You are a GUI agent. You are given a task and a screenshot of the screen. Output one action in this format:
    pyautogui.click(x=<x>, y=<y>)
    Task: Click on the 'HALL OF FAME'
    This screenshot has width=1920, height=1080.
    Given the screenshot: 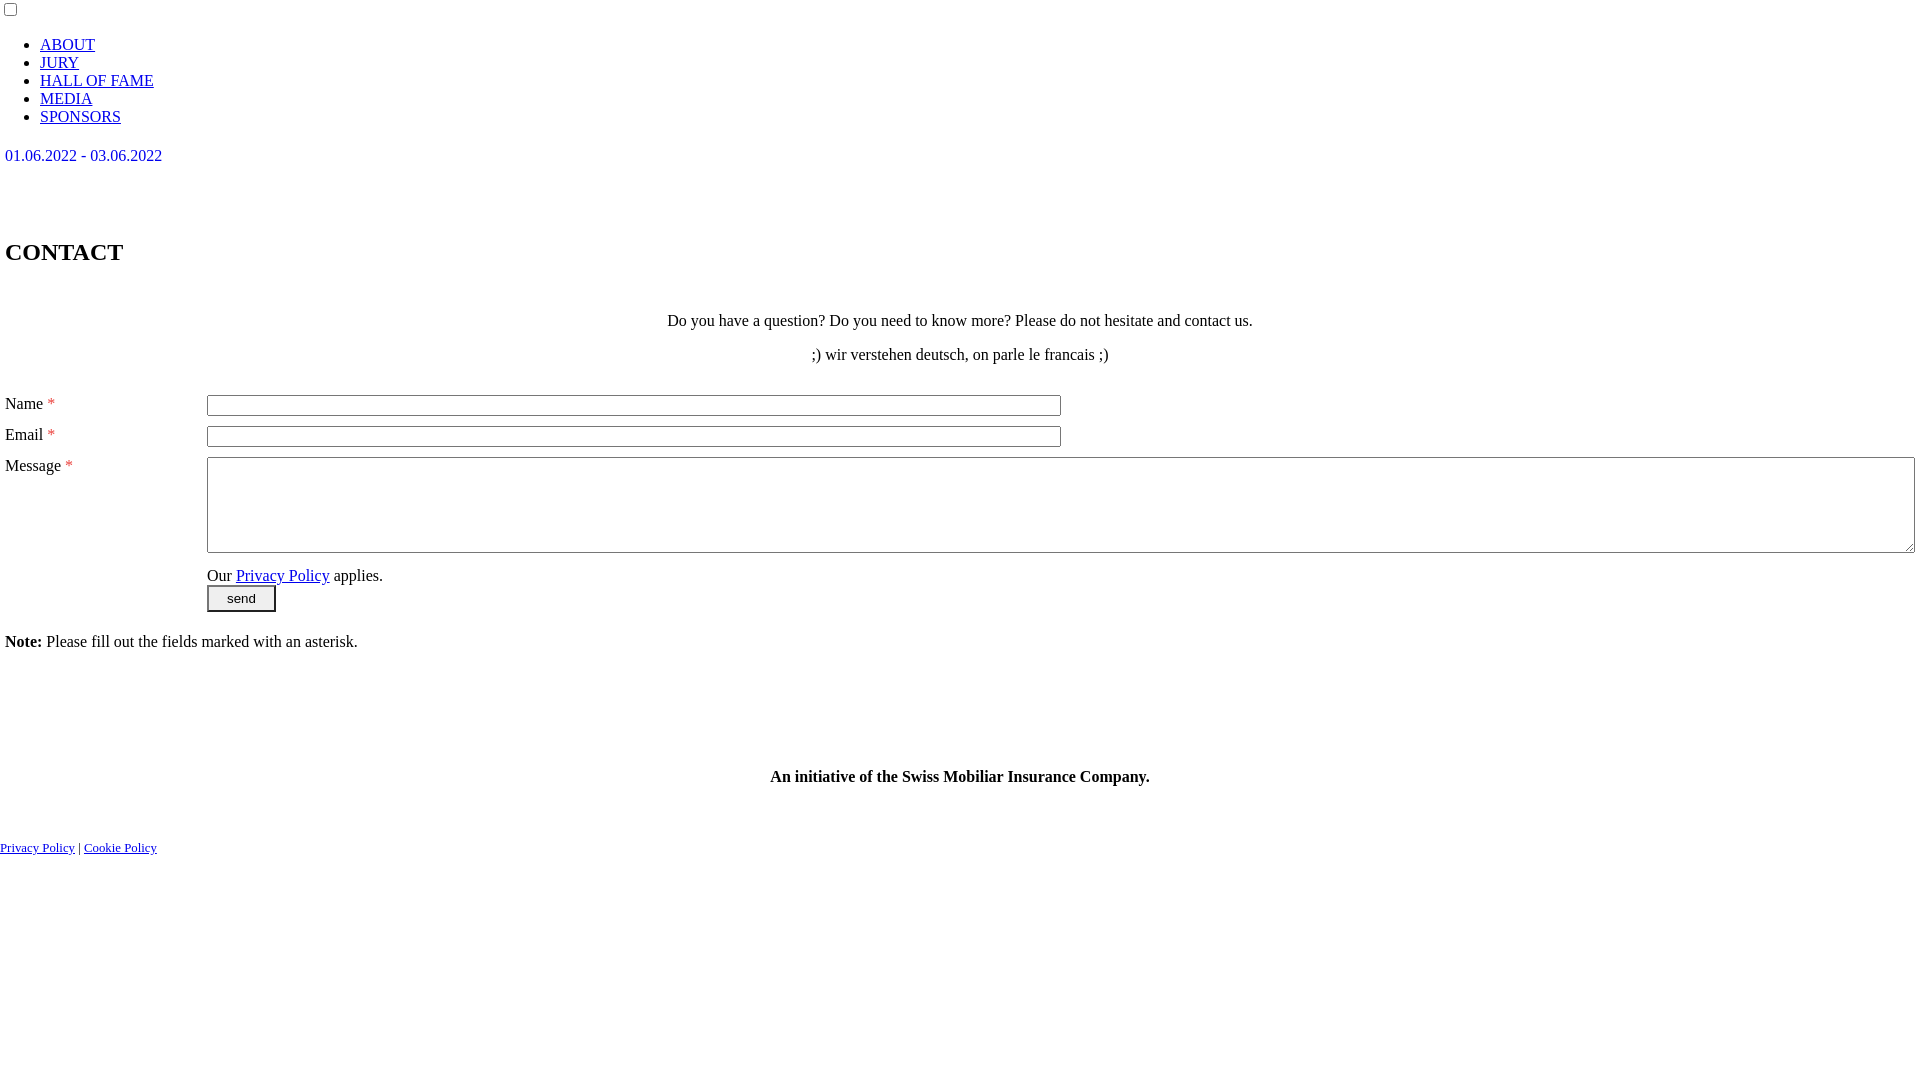 What is the action you would take?
    pyautogui.click(x=95, y=79)
    